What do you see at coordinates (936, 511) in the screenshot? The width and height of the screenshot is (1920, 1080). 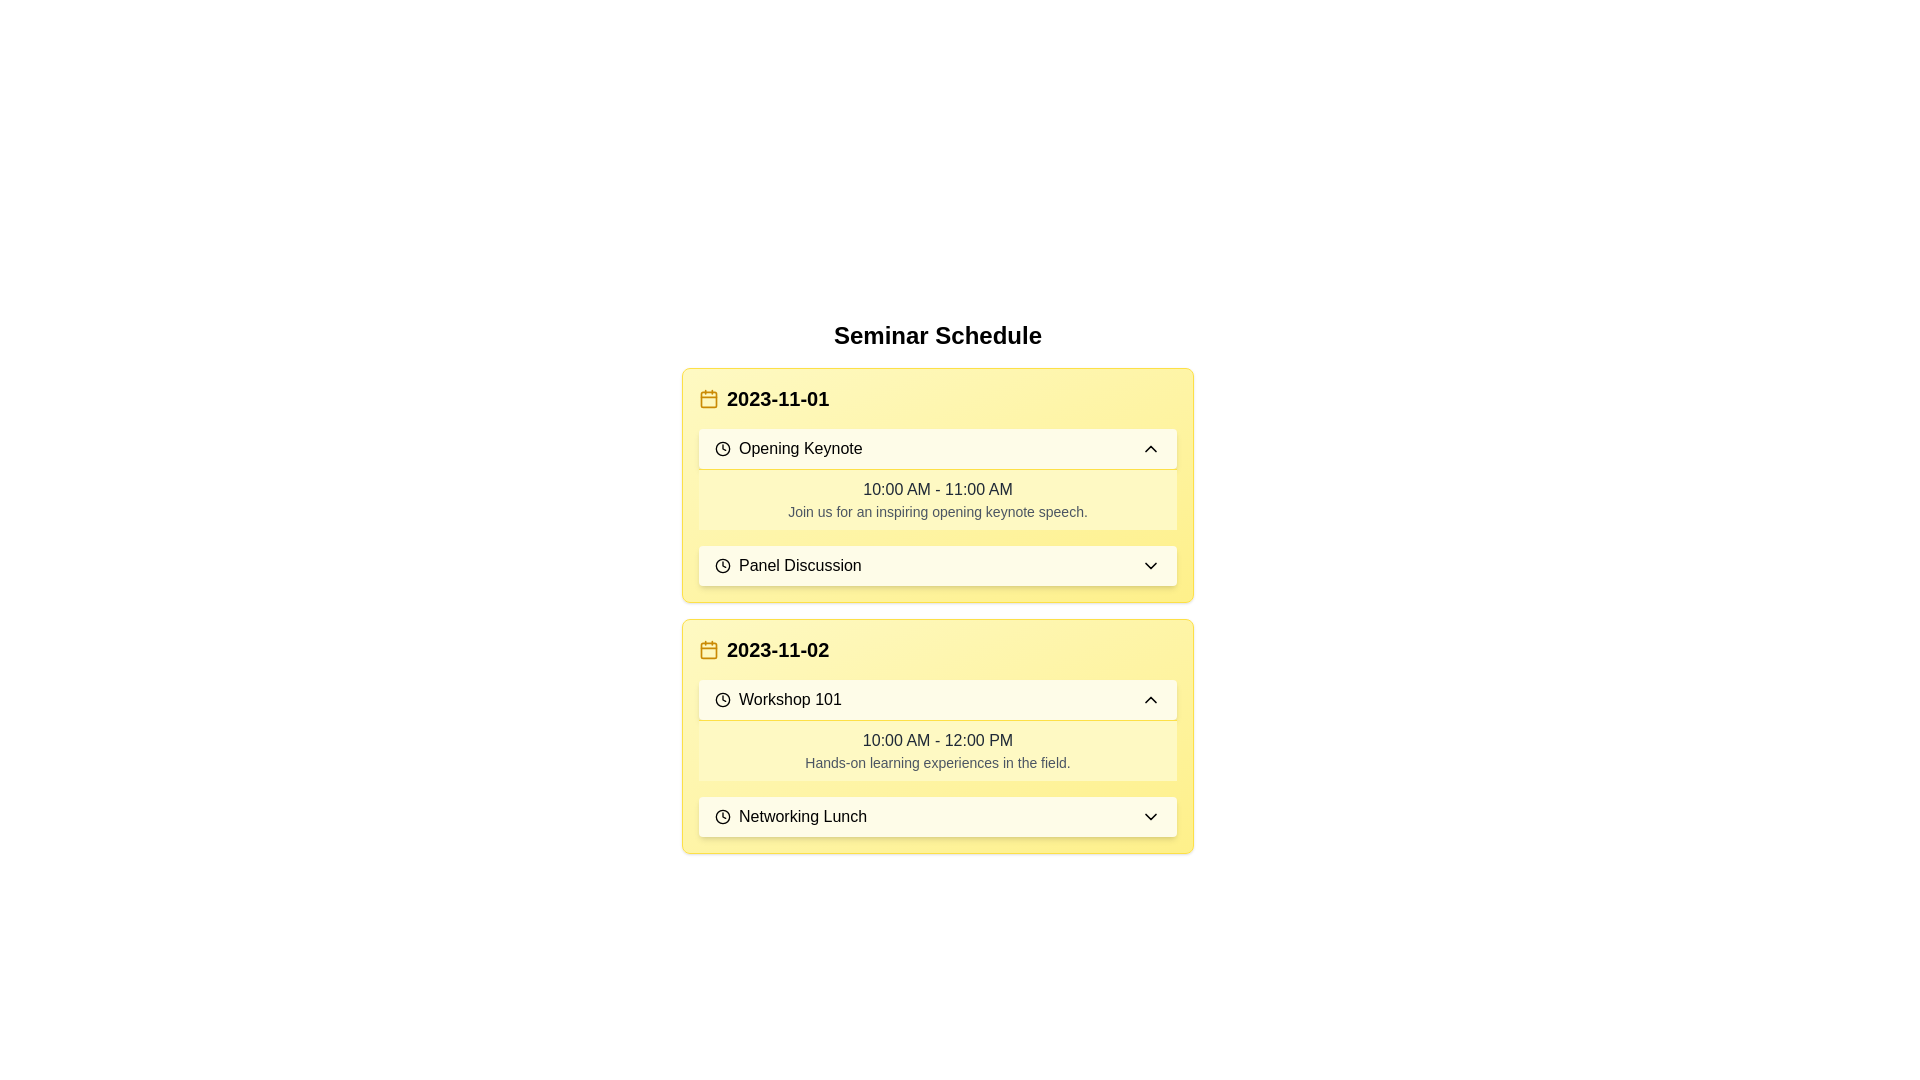 I see `the static text providing details about the keynote event located under the '10:00 AM - 11:00 AM' time range in the 'Opening Keynote' section of the '2023-11-01' schedule` at bounding box center [936, 511].